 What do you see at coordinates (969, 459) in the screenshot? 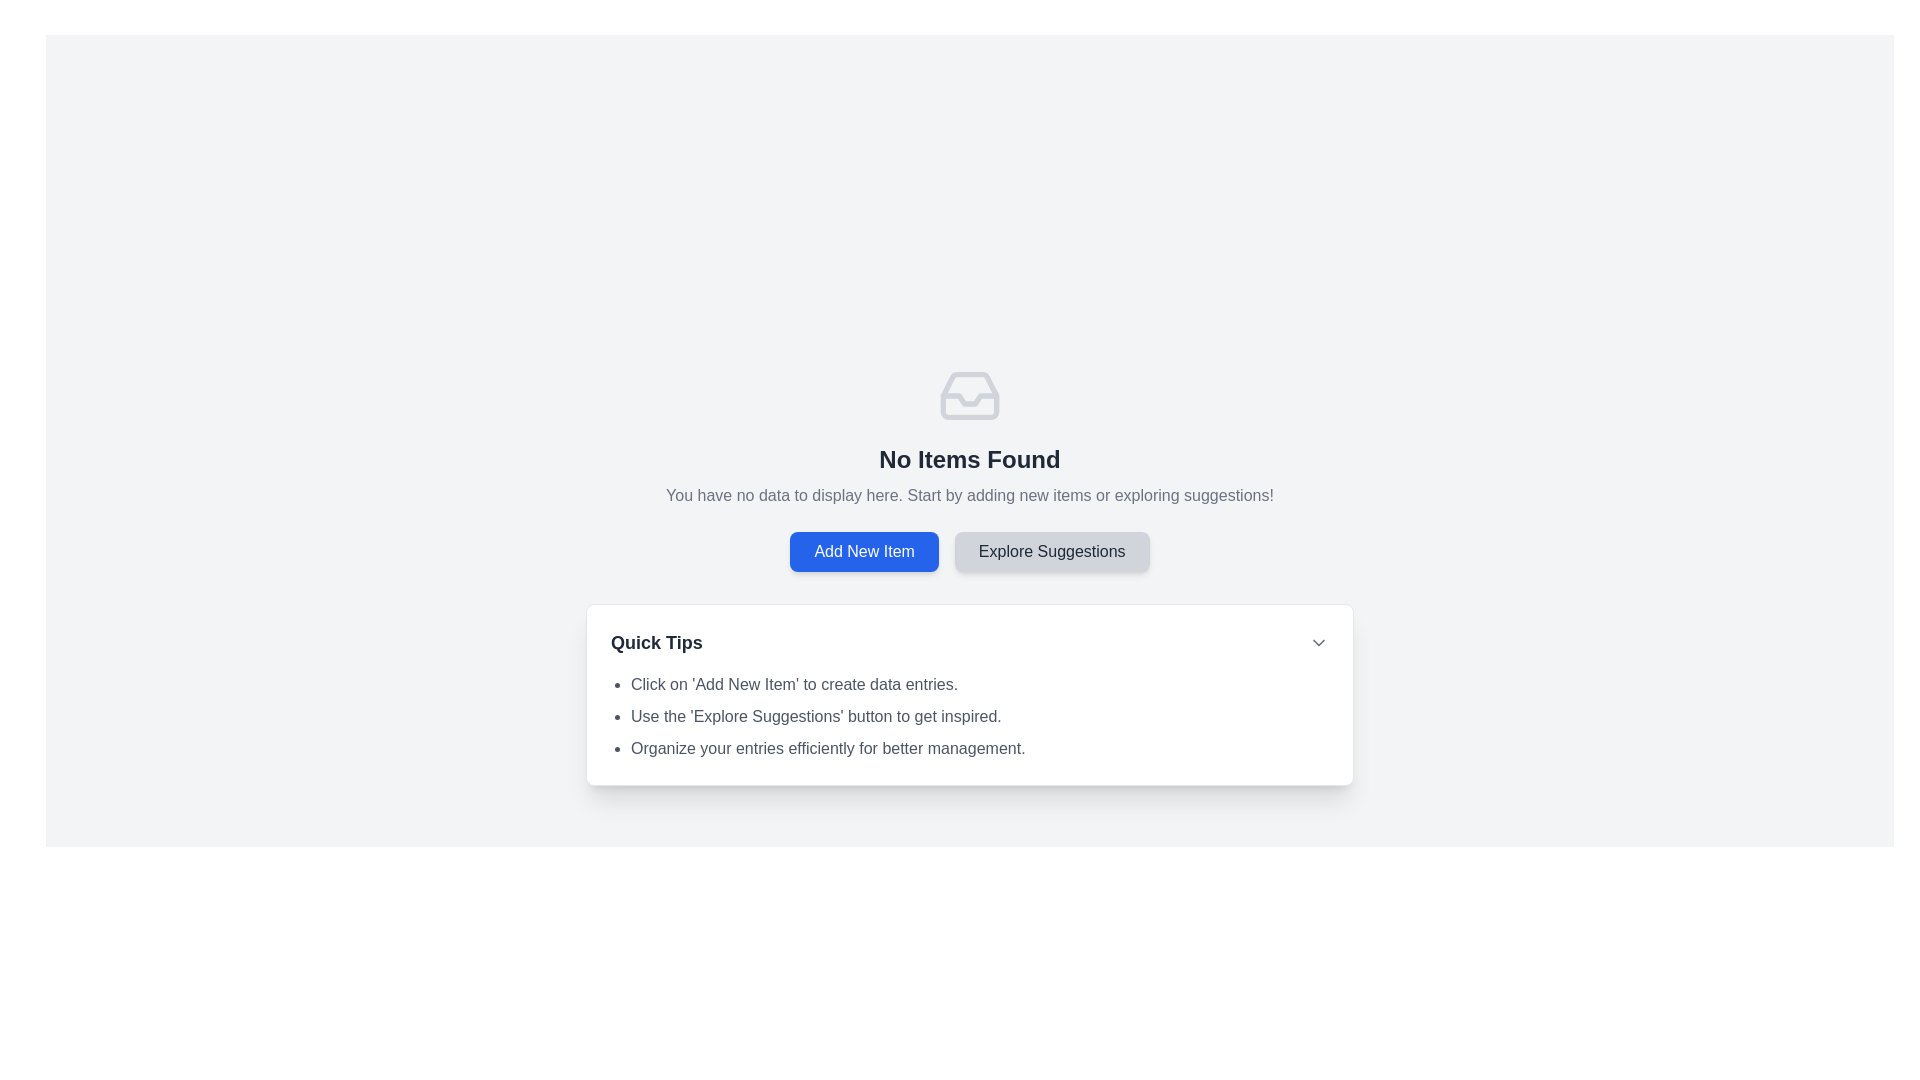
I see `the static text label displaying 'No Items Found', which is prominently styled in bold, large dark gray font and located below the inbox icon` at bounding box center [969, 459].